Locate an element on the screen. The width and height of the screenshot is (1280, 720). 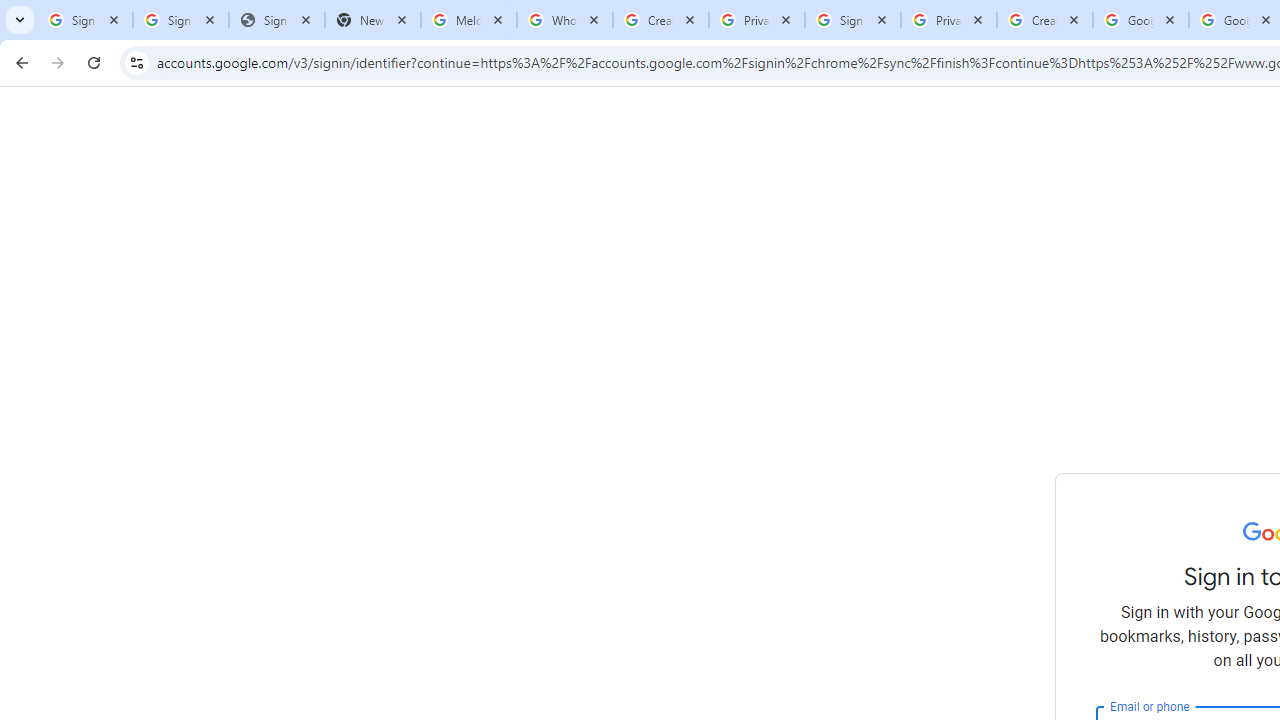
'New Tab' is located at coordinates (373, 20).